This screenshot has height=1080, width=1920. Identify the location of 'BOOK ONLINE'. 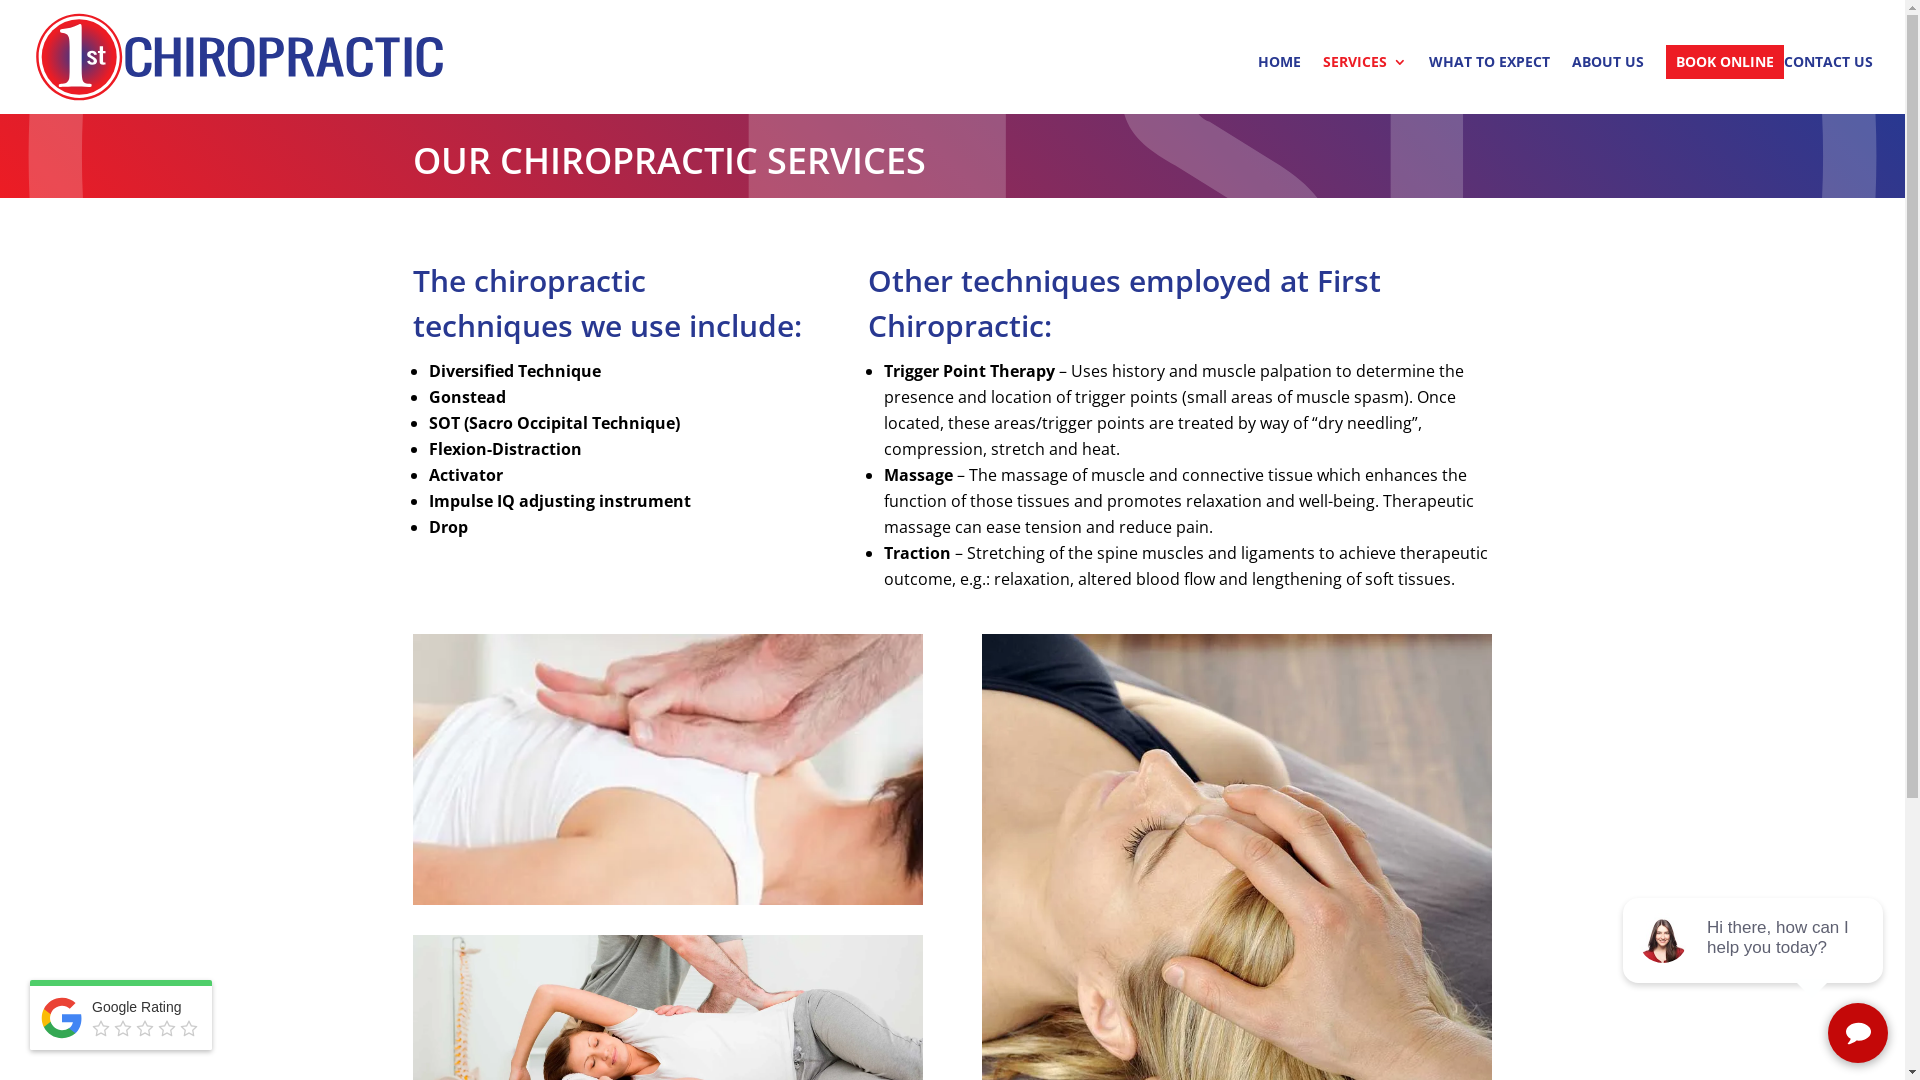
(1723, 60).